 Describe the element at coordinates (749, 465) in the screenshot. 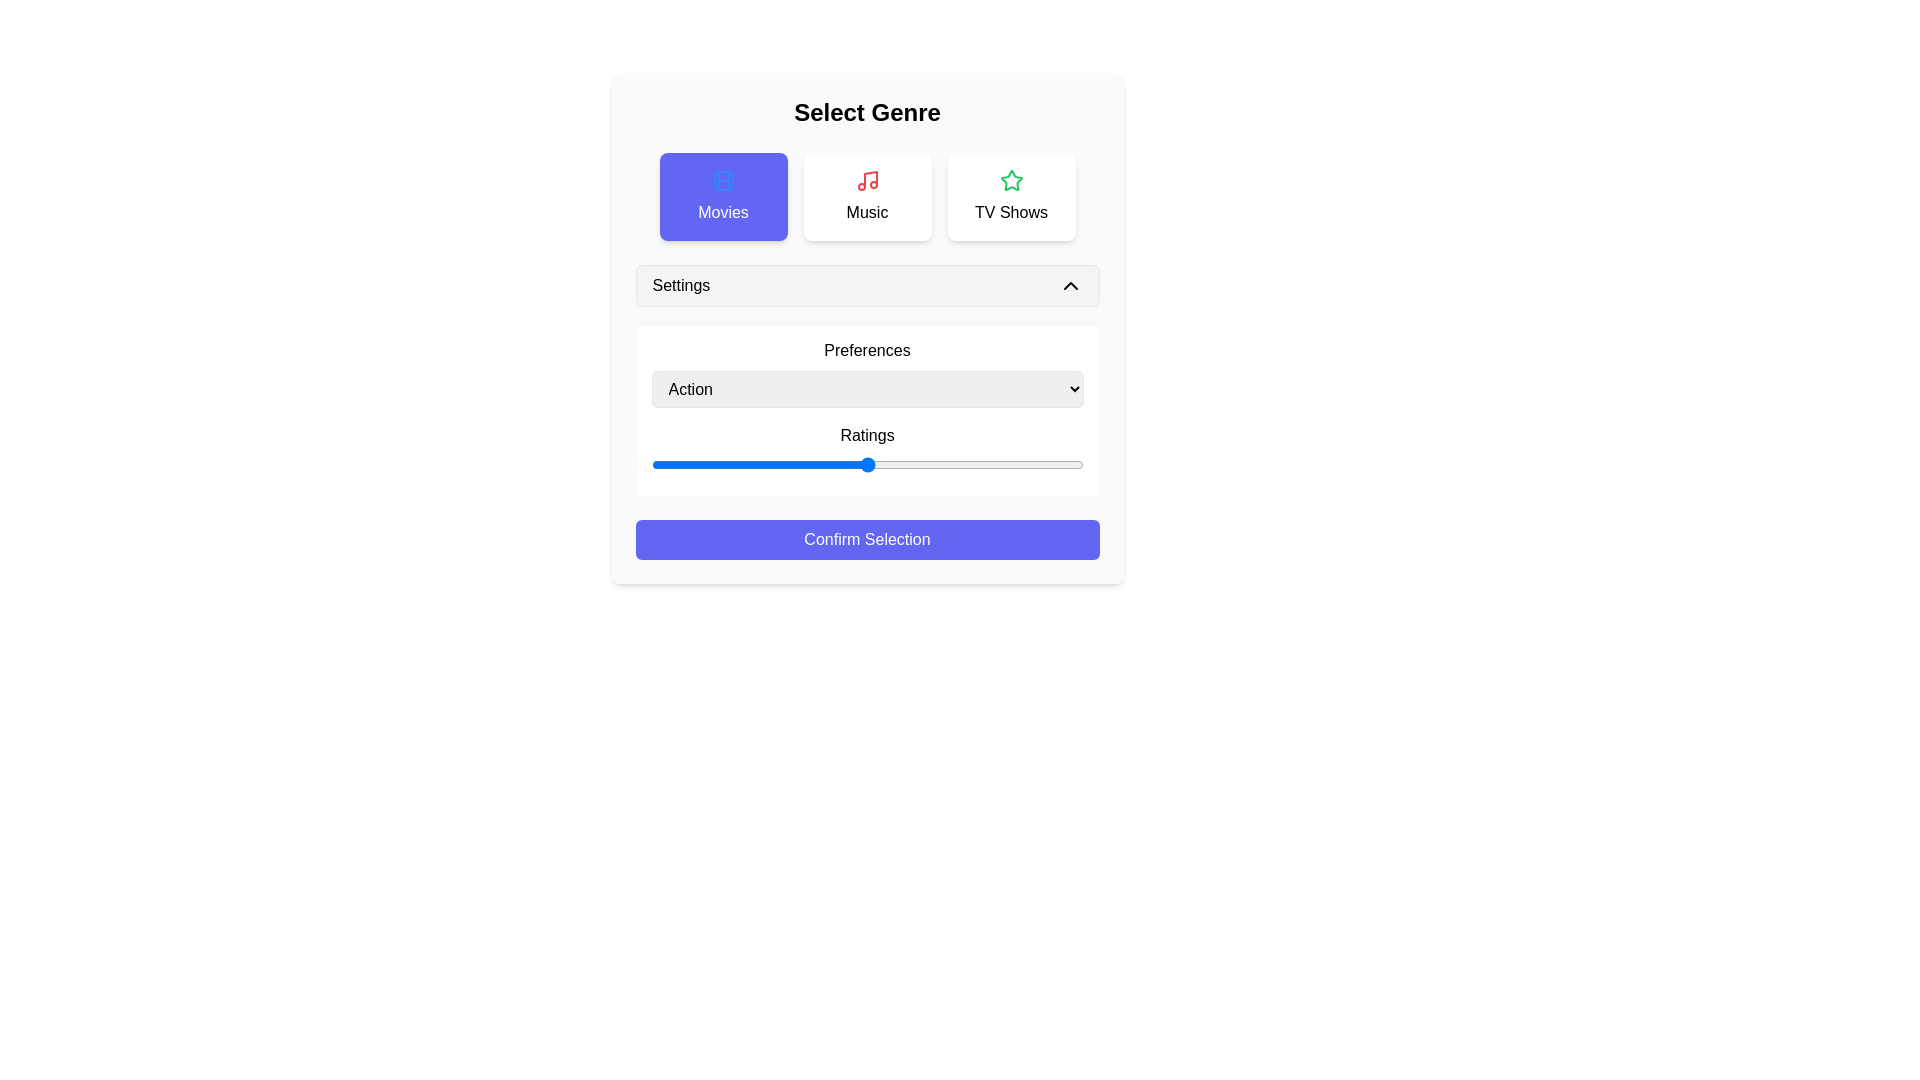

I see `the rating value` at that location.